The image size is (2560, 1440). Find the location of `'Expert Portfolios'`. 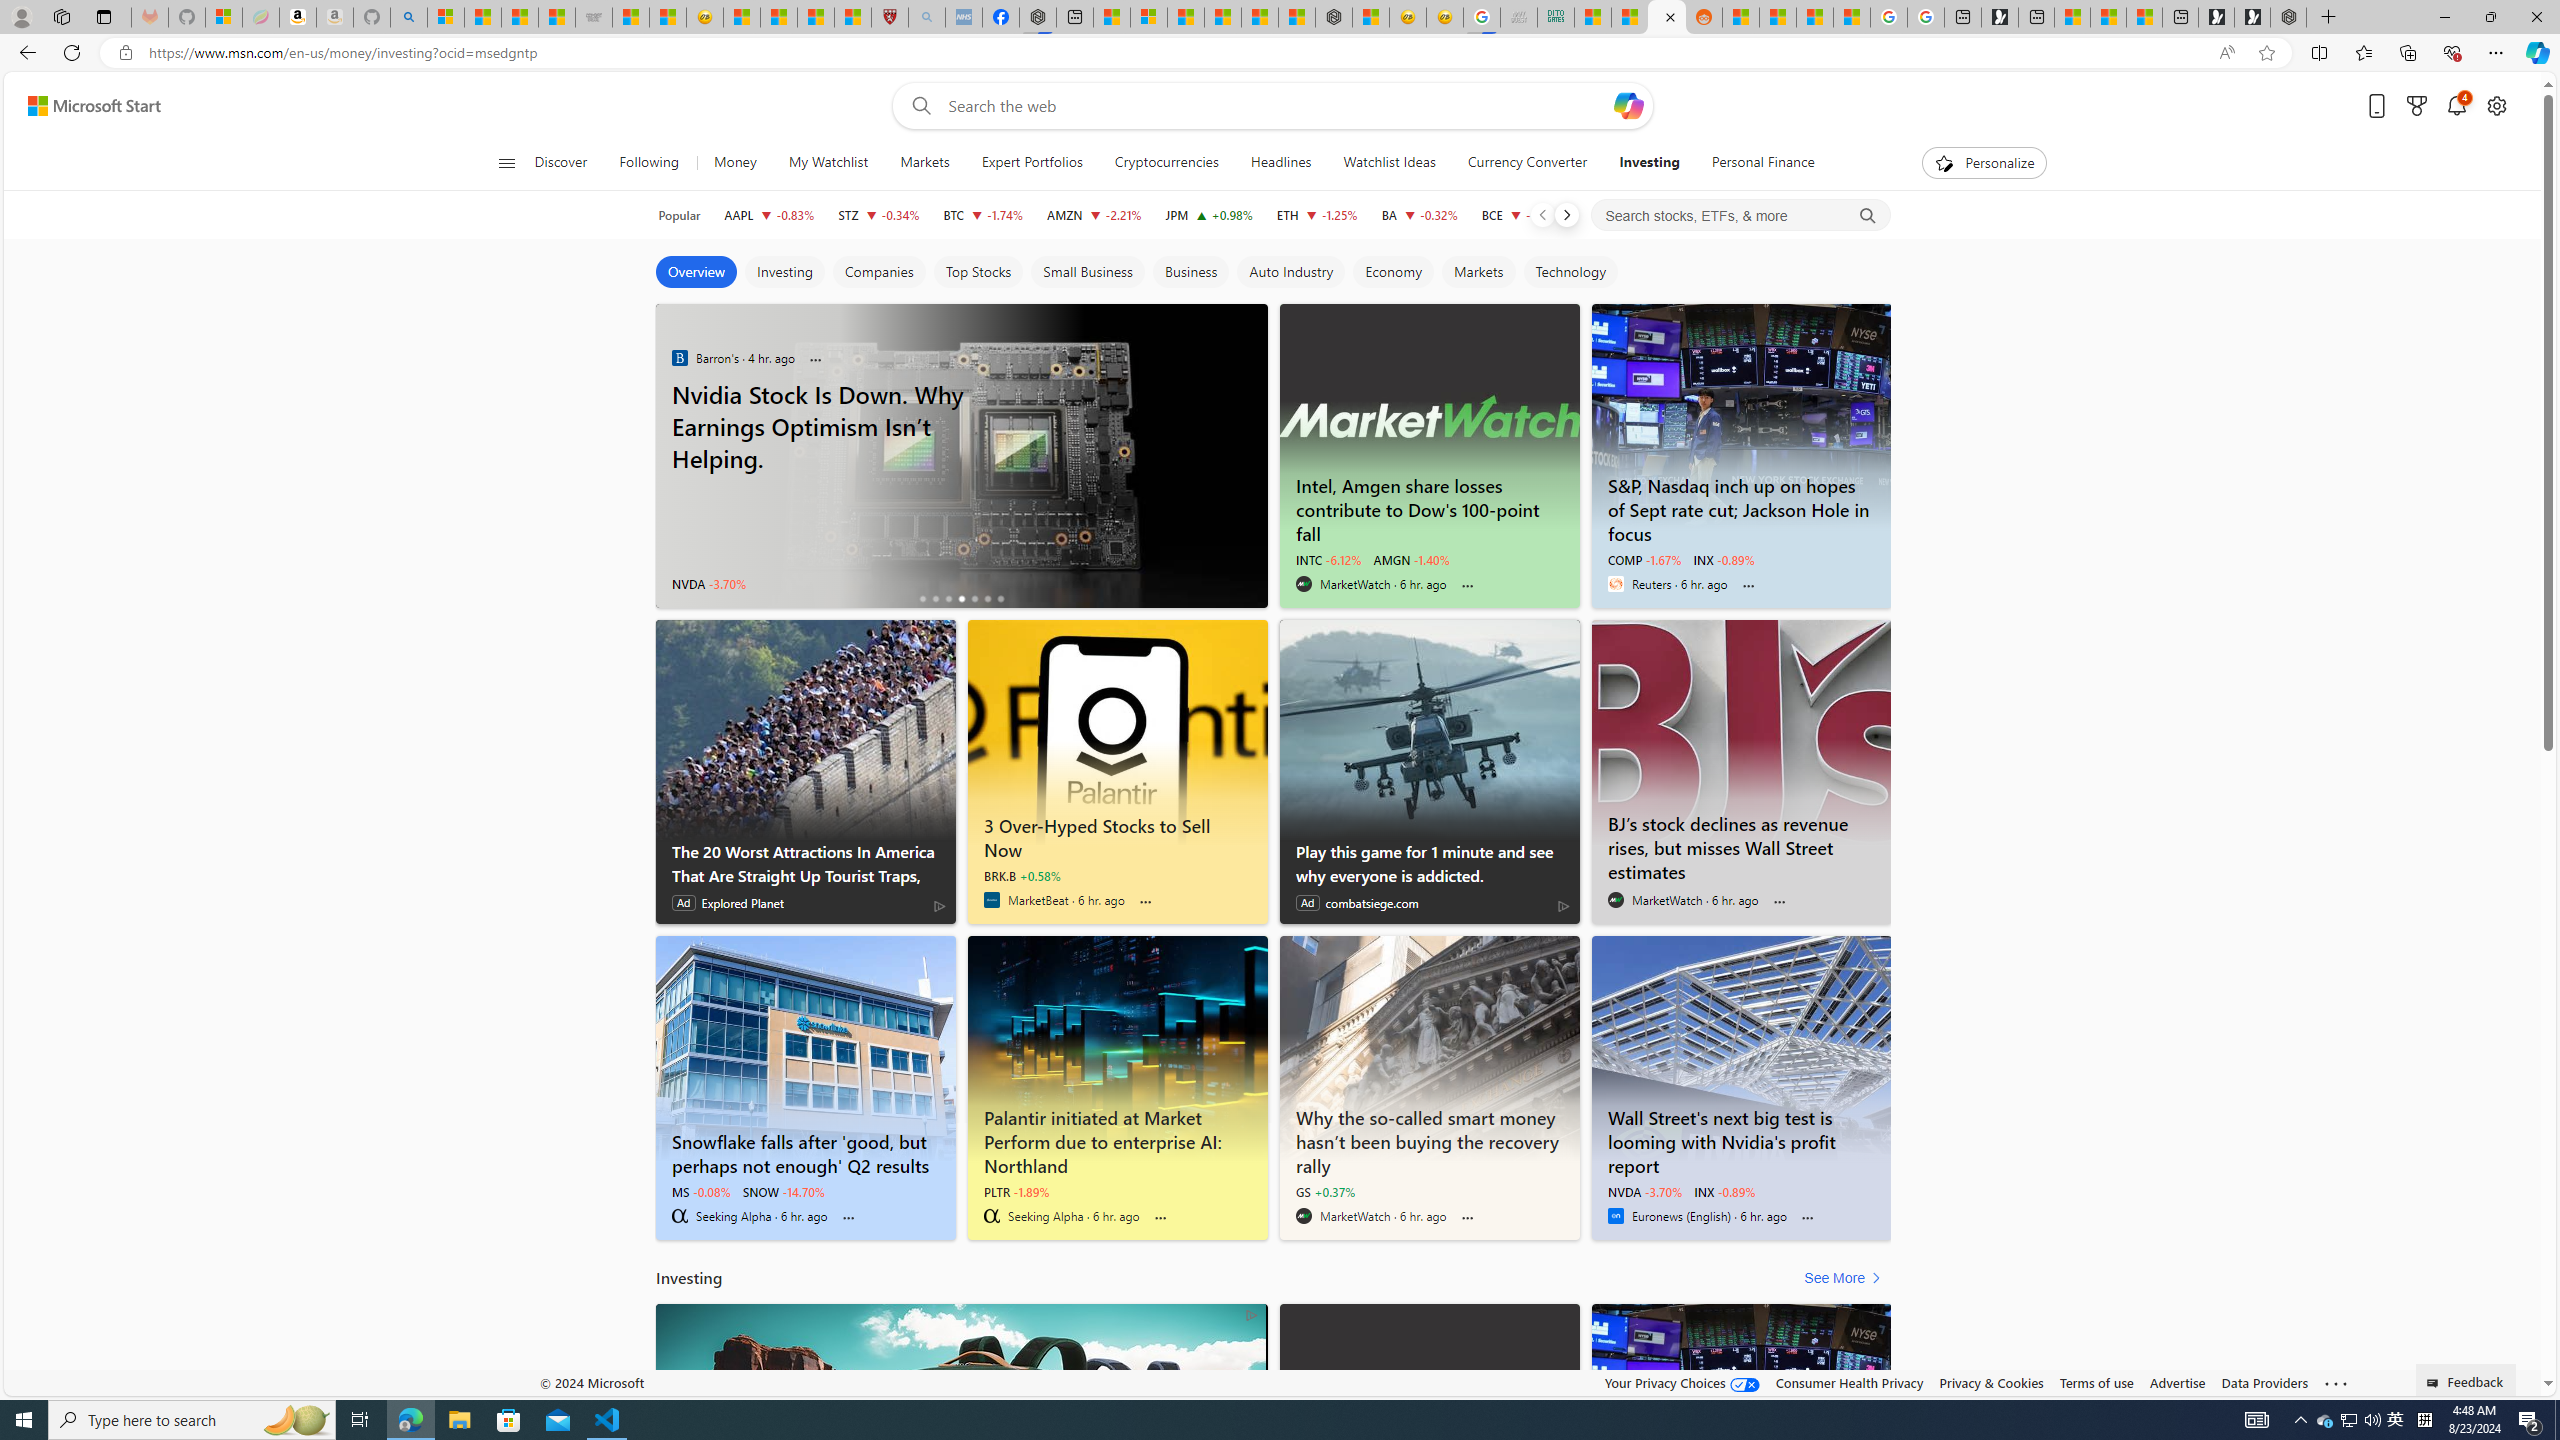

'Expert Portfolios' is located at coordinates (1031, 162).